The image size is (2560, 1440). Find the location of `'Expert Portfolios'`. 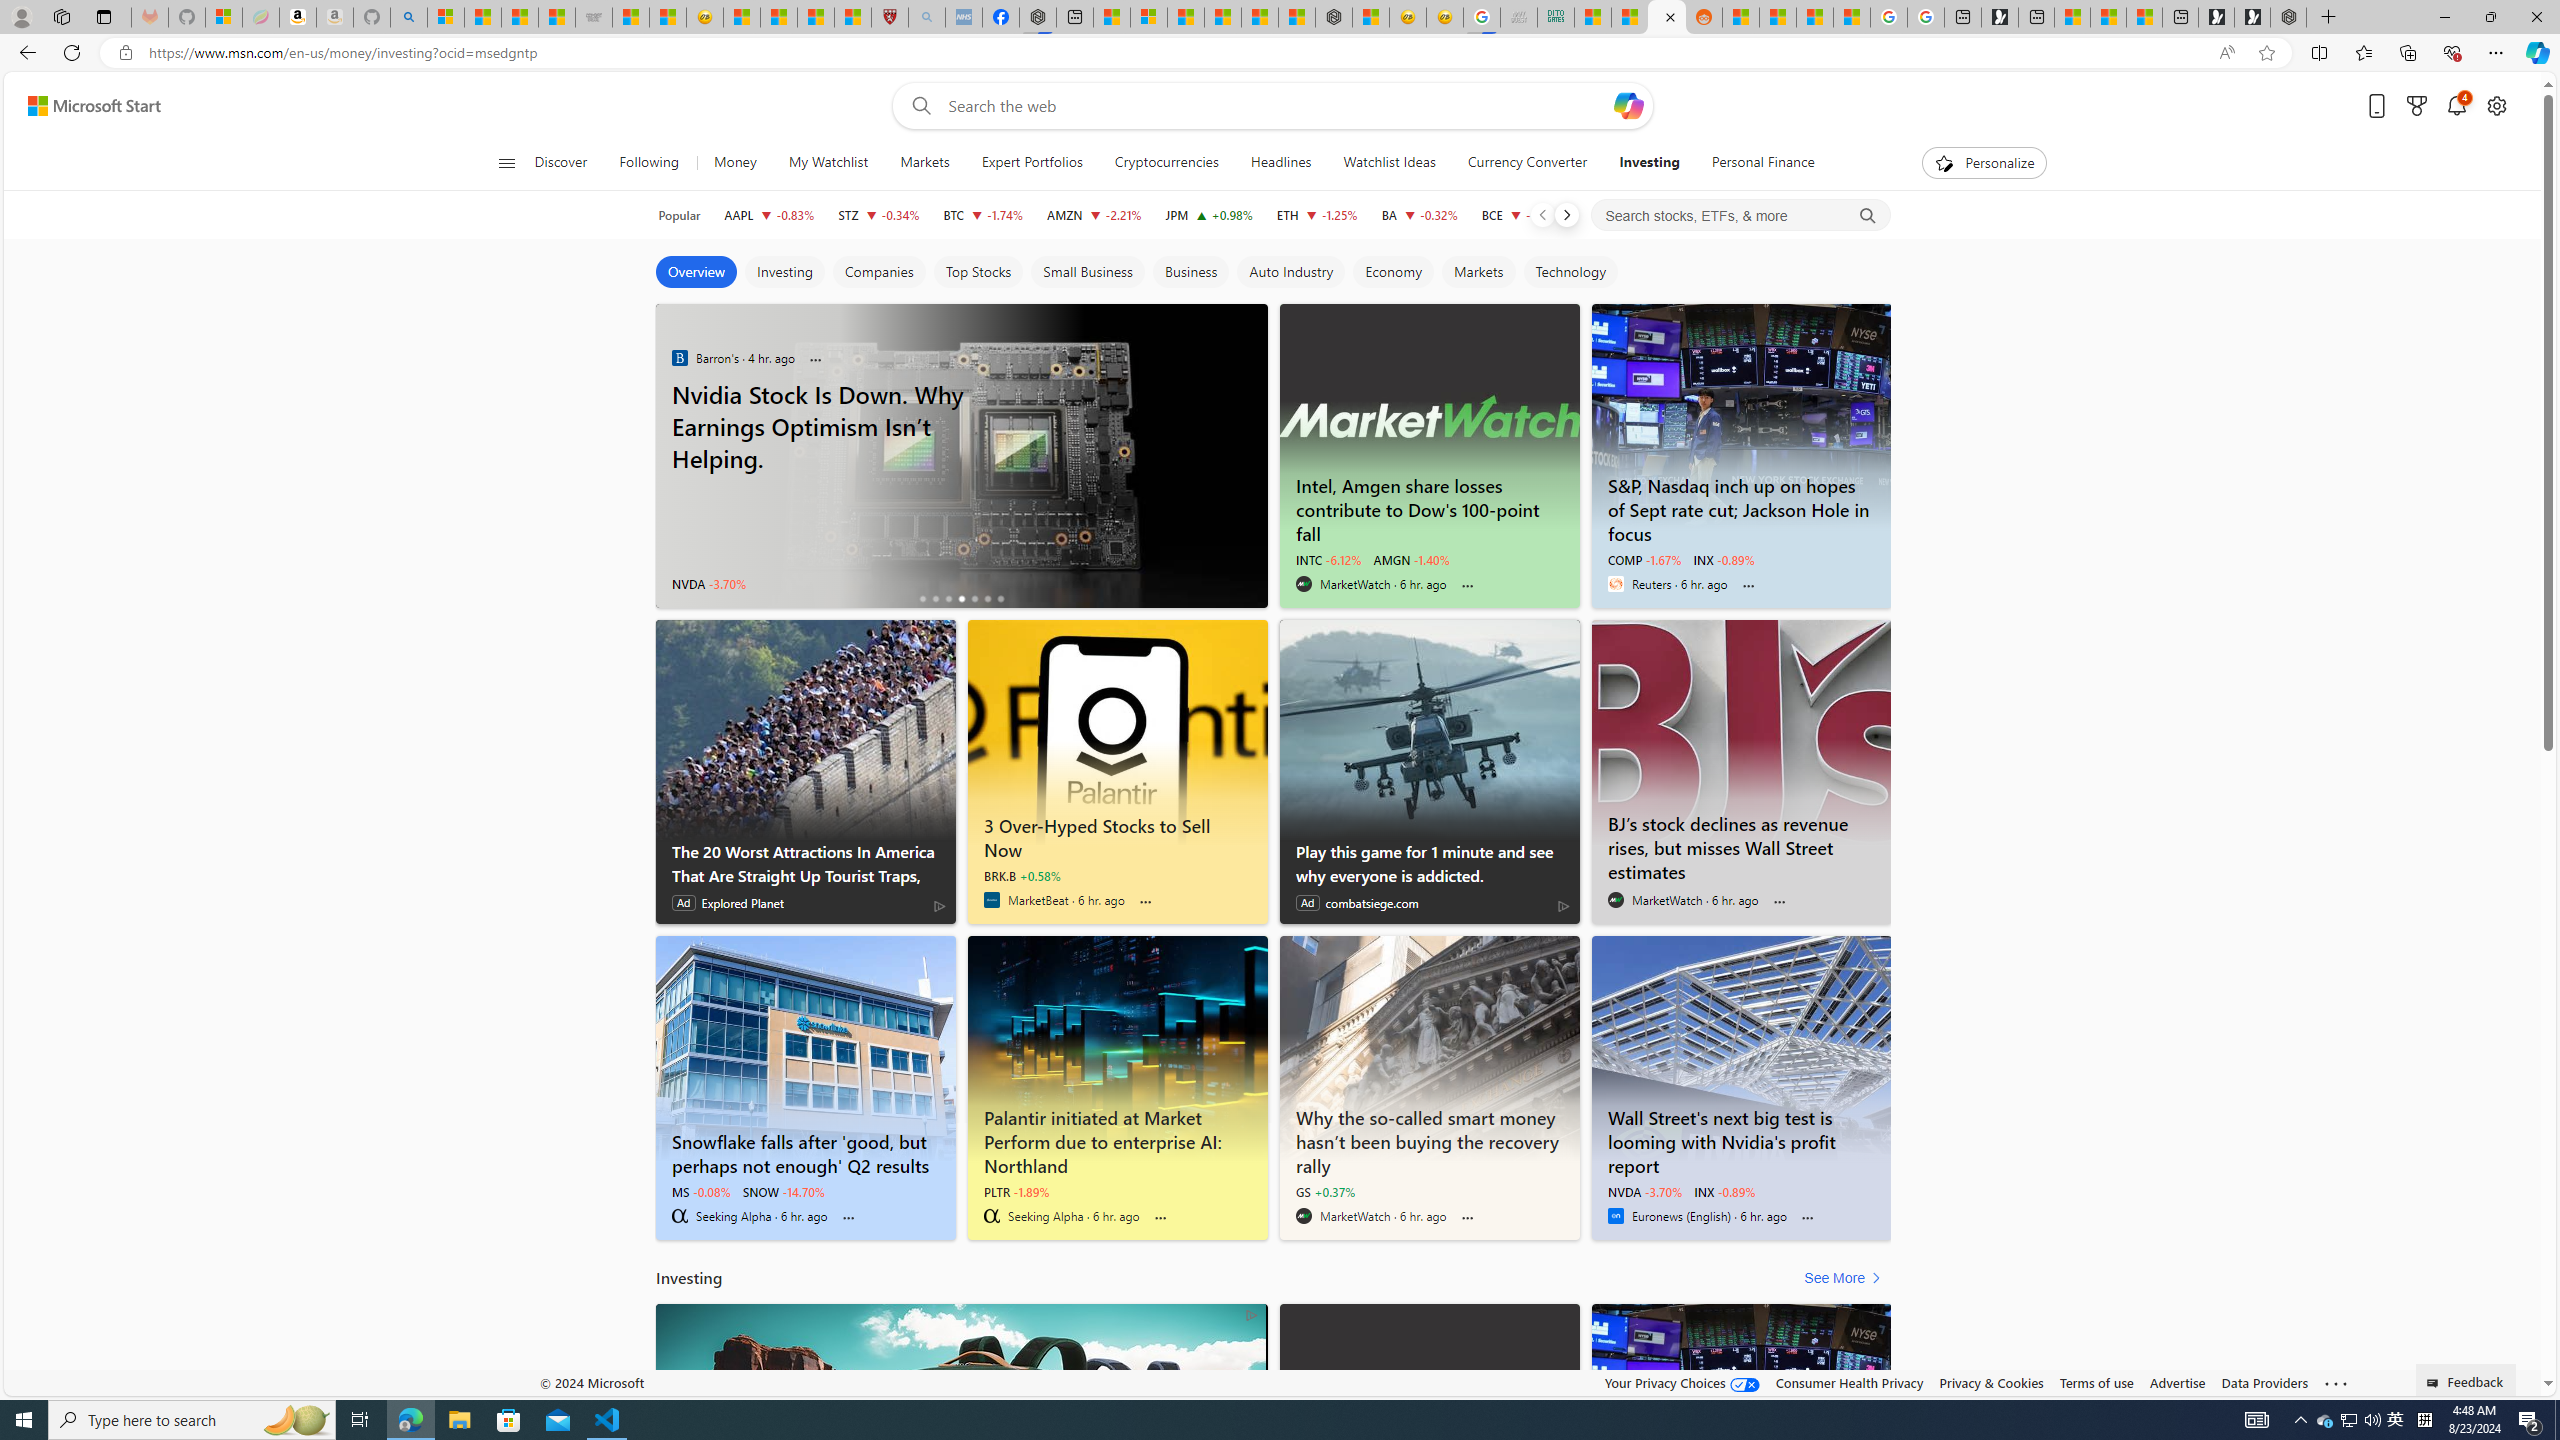

'Expert Portfolios' is located at coordinates (1031, 162).